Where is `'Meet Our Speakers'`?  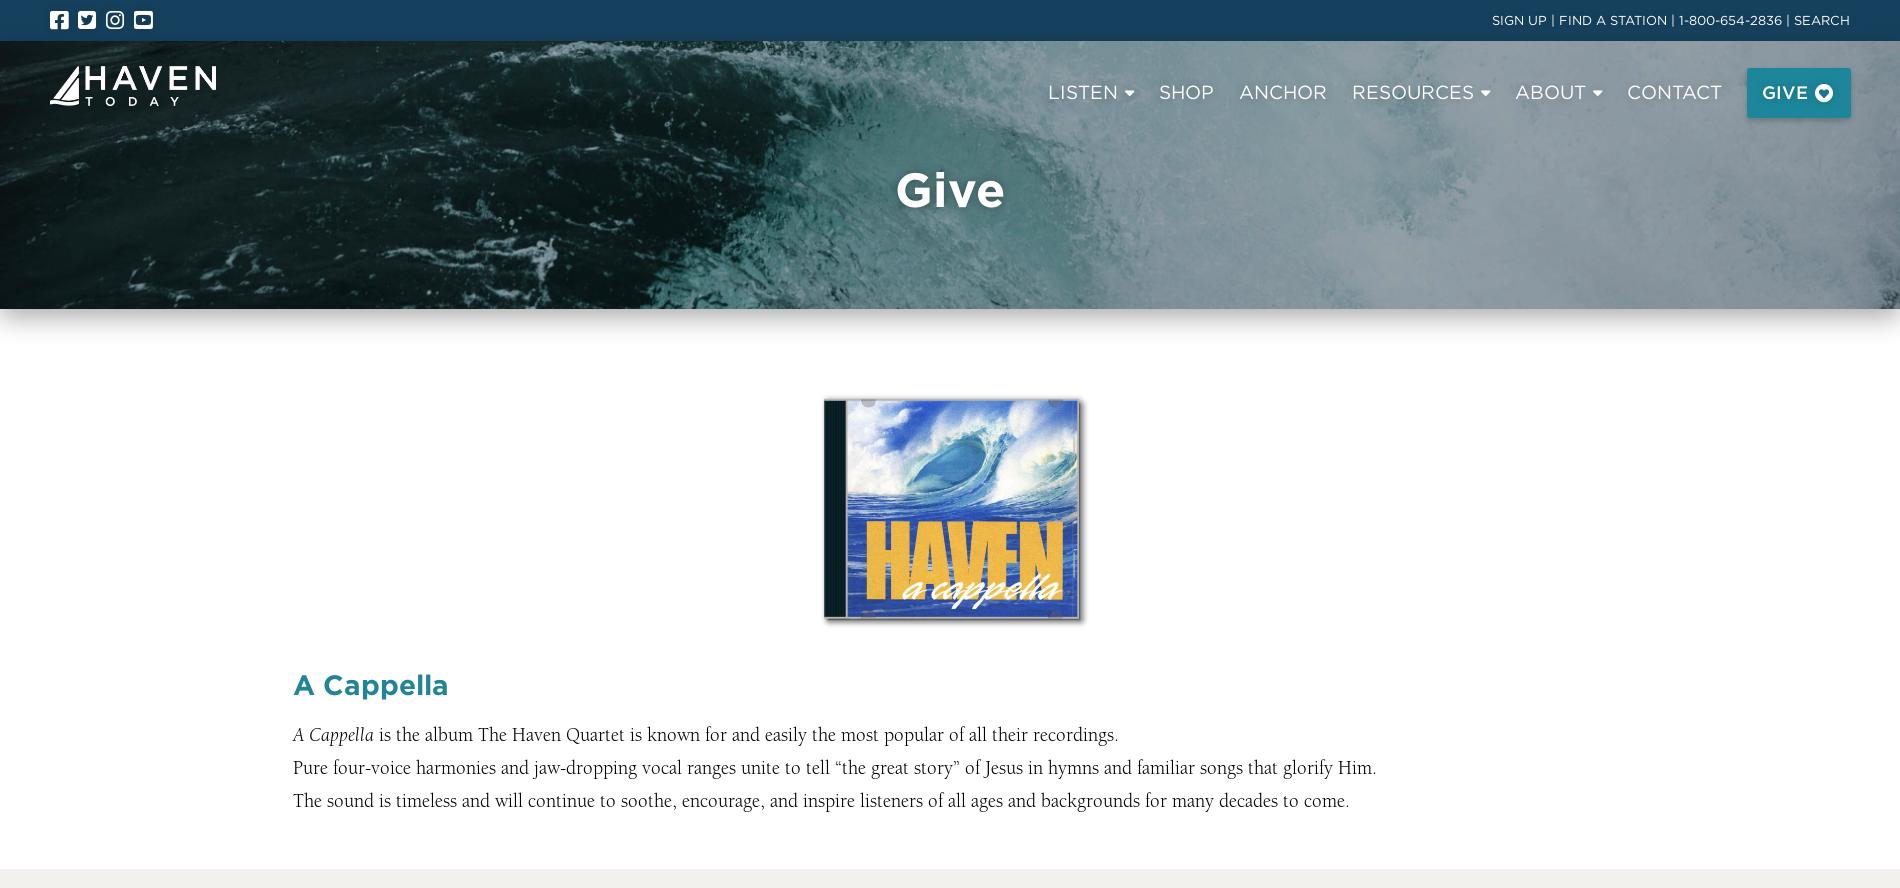
'Meet Our Speakers' is located at coordinates (365, 222).